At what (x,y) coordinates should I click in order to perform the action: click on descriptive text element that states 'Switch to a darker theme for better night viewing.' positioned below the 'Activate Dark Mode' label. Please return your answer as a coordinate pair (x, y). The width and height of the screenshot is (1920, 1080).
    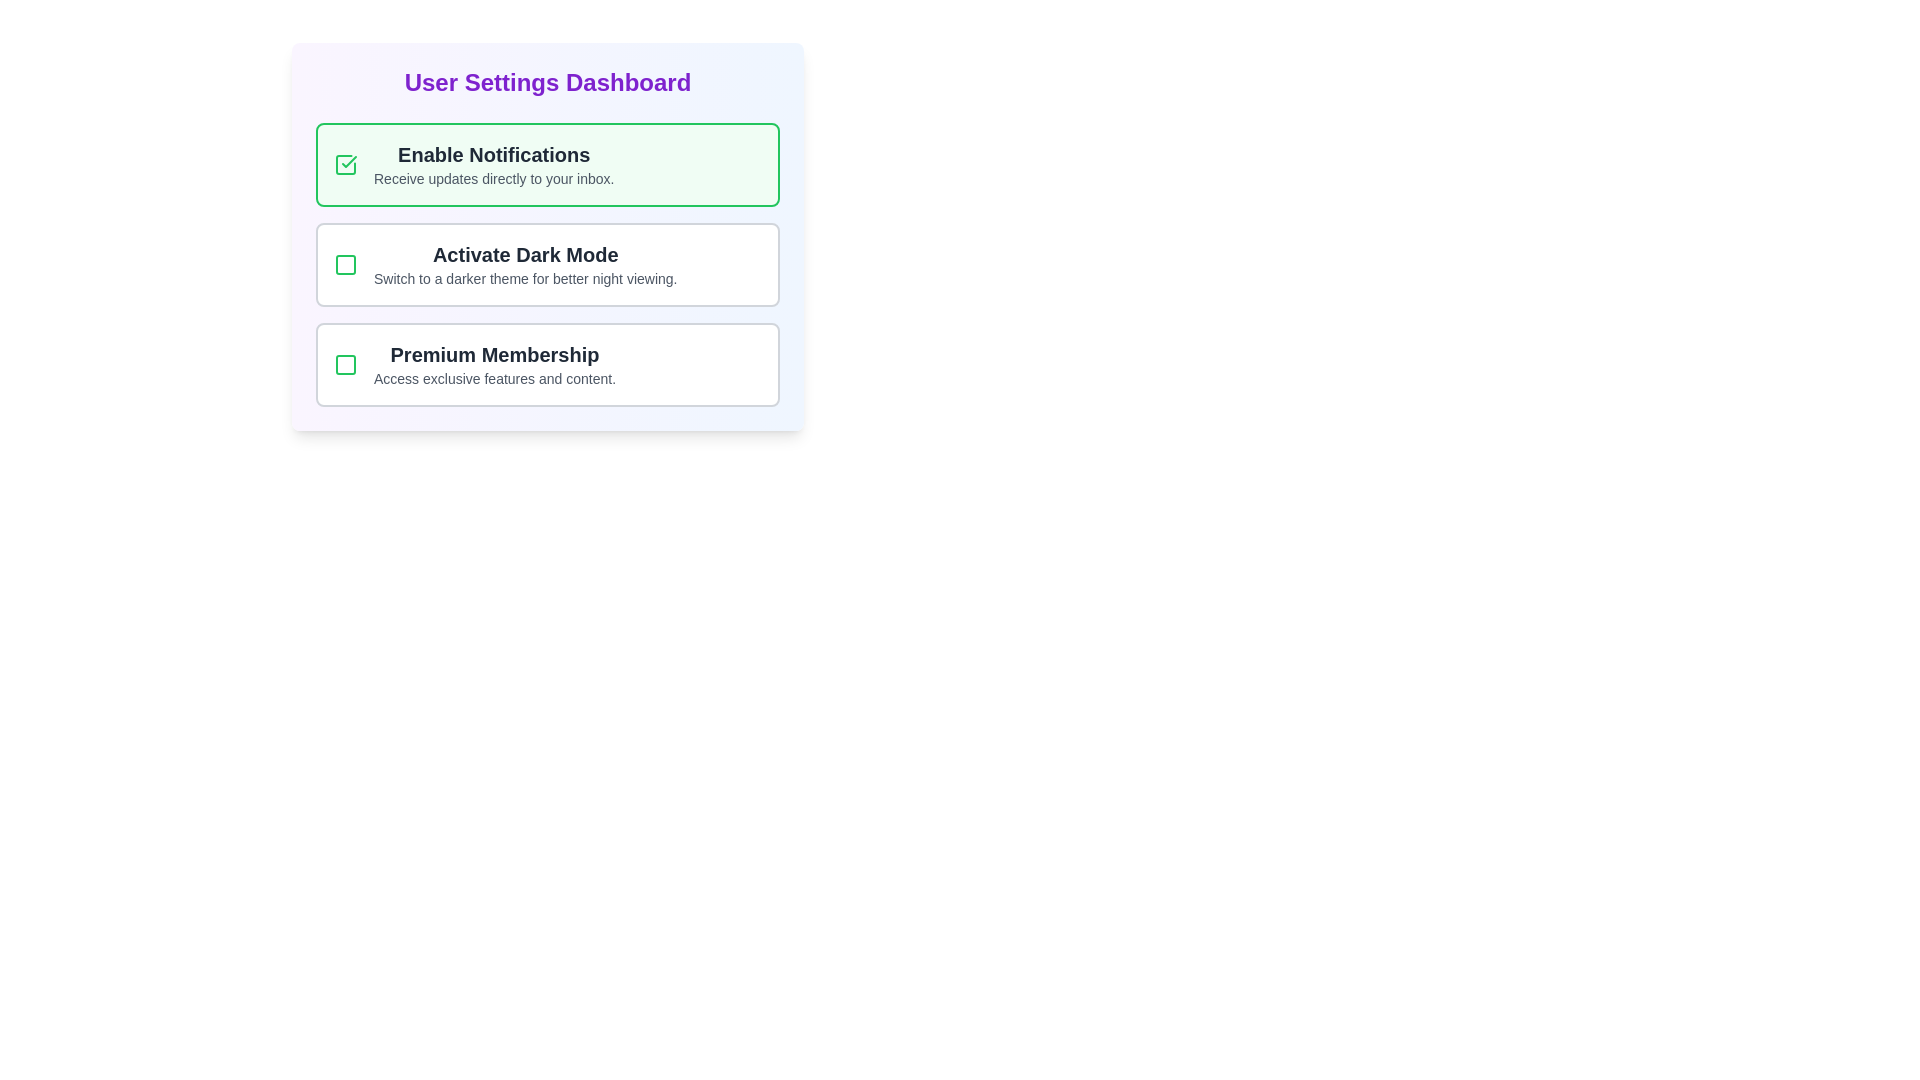
    Looking at the image, I should click on (525, 278).